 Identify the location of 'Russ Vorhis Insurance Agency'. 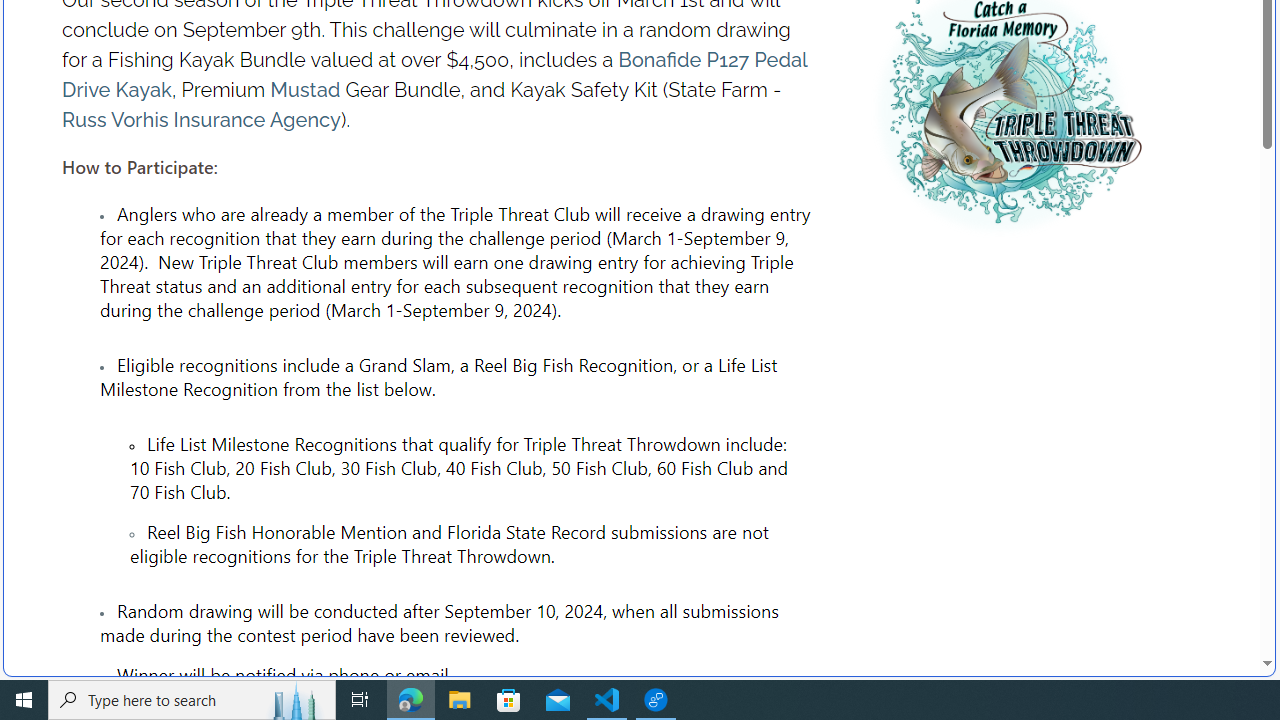
(200, 120).